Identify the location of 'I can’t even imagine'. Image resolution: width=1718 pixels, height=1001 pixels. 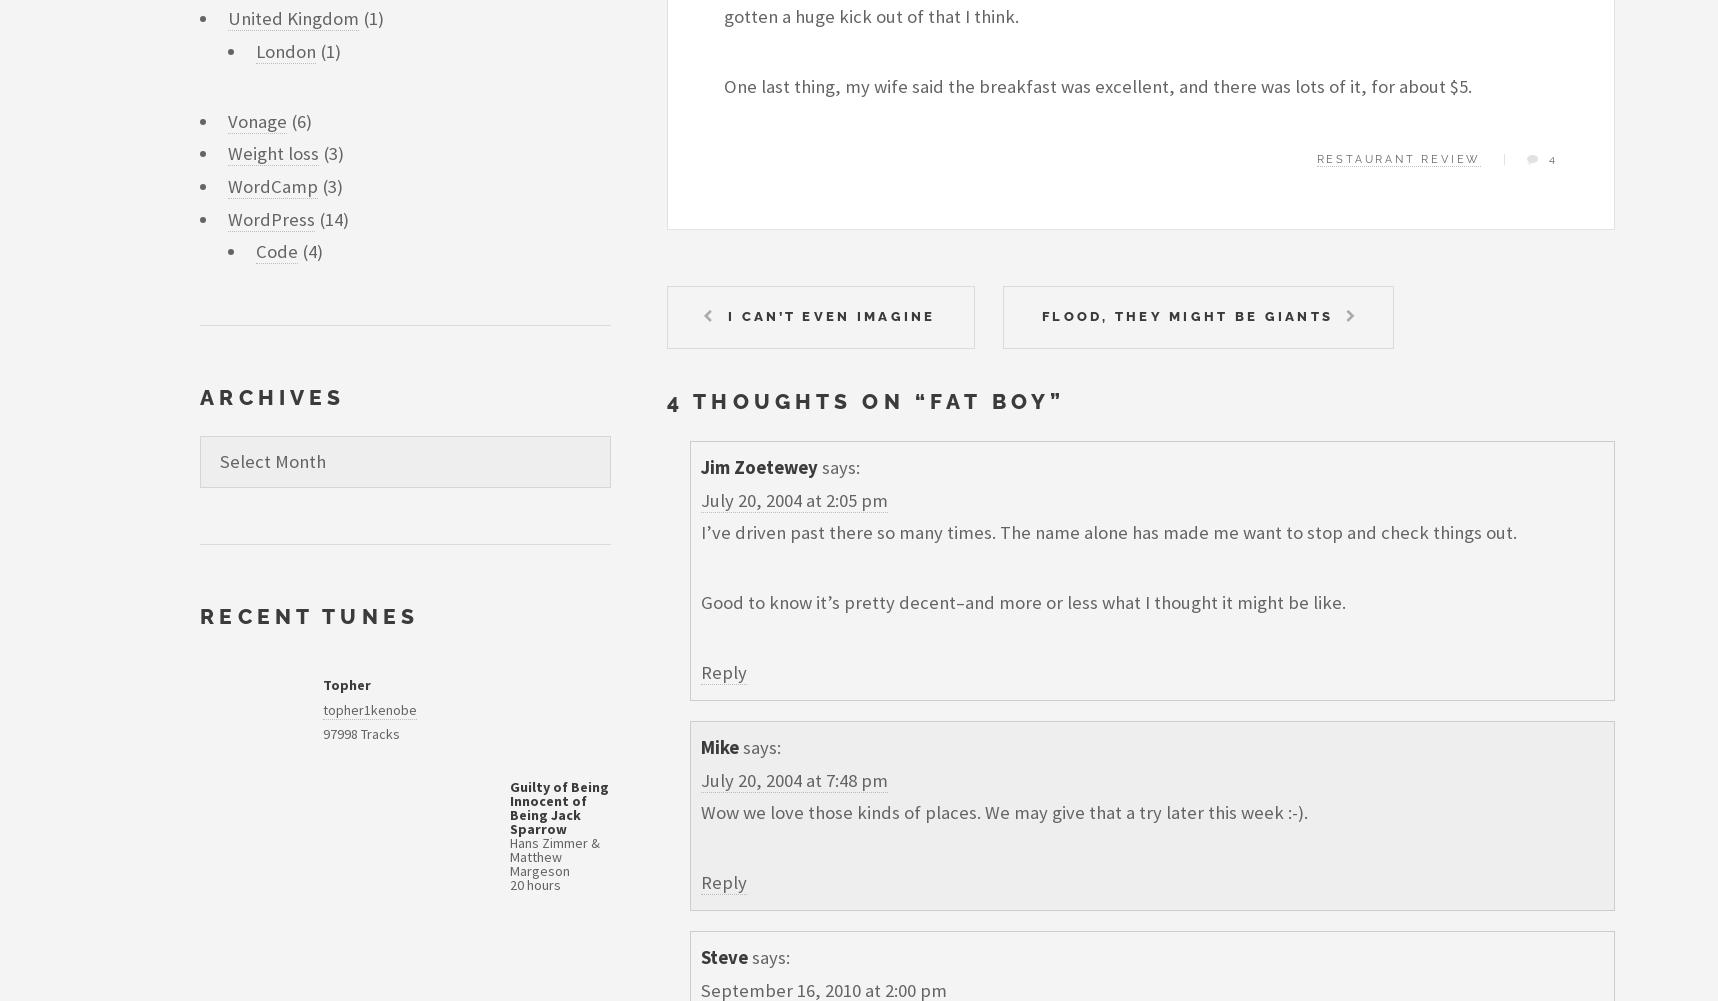
(831, 316).